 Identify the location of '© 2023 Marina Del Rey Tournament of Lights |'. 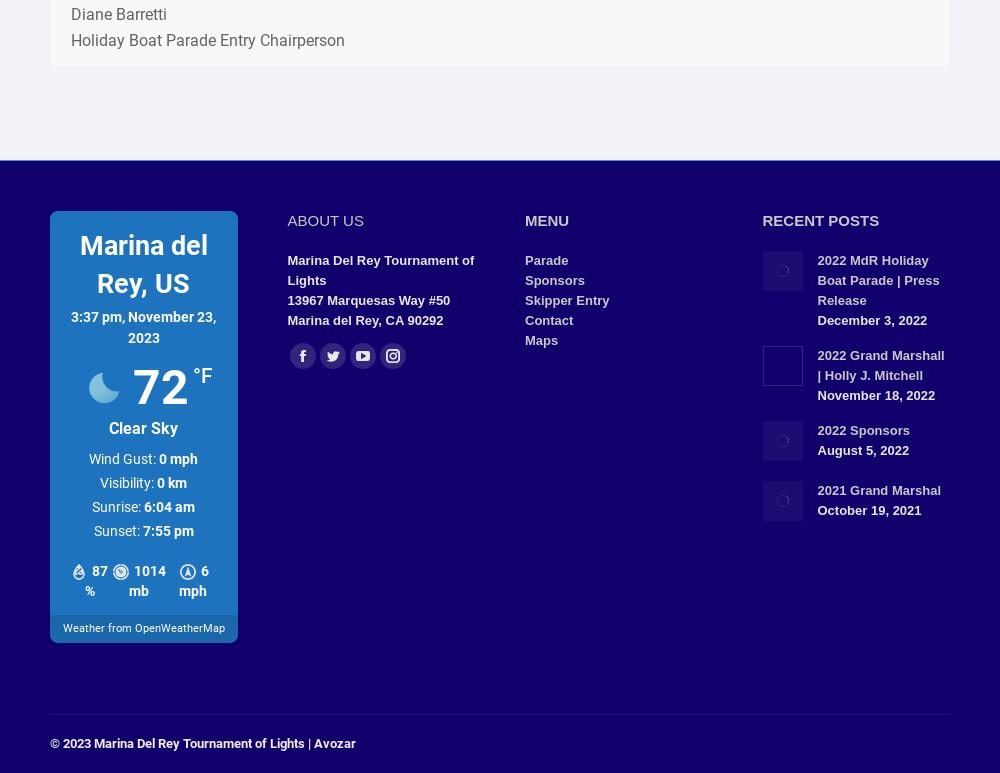
(182, 742).